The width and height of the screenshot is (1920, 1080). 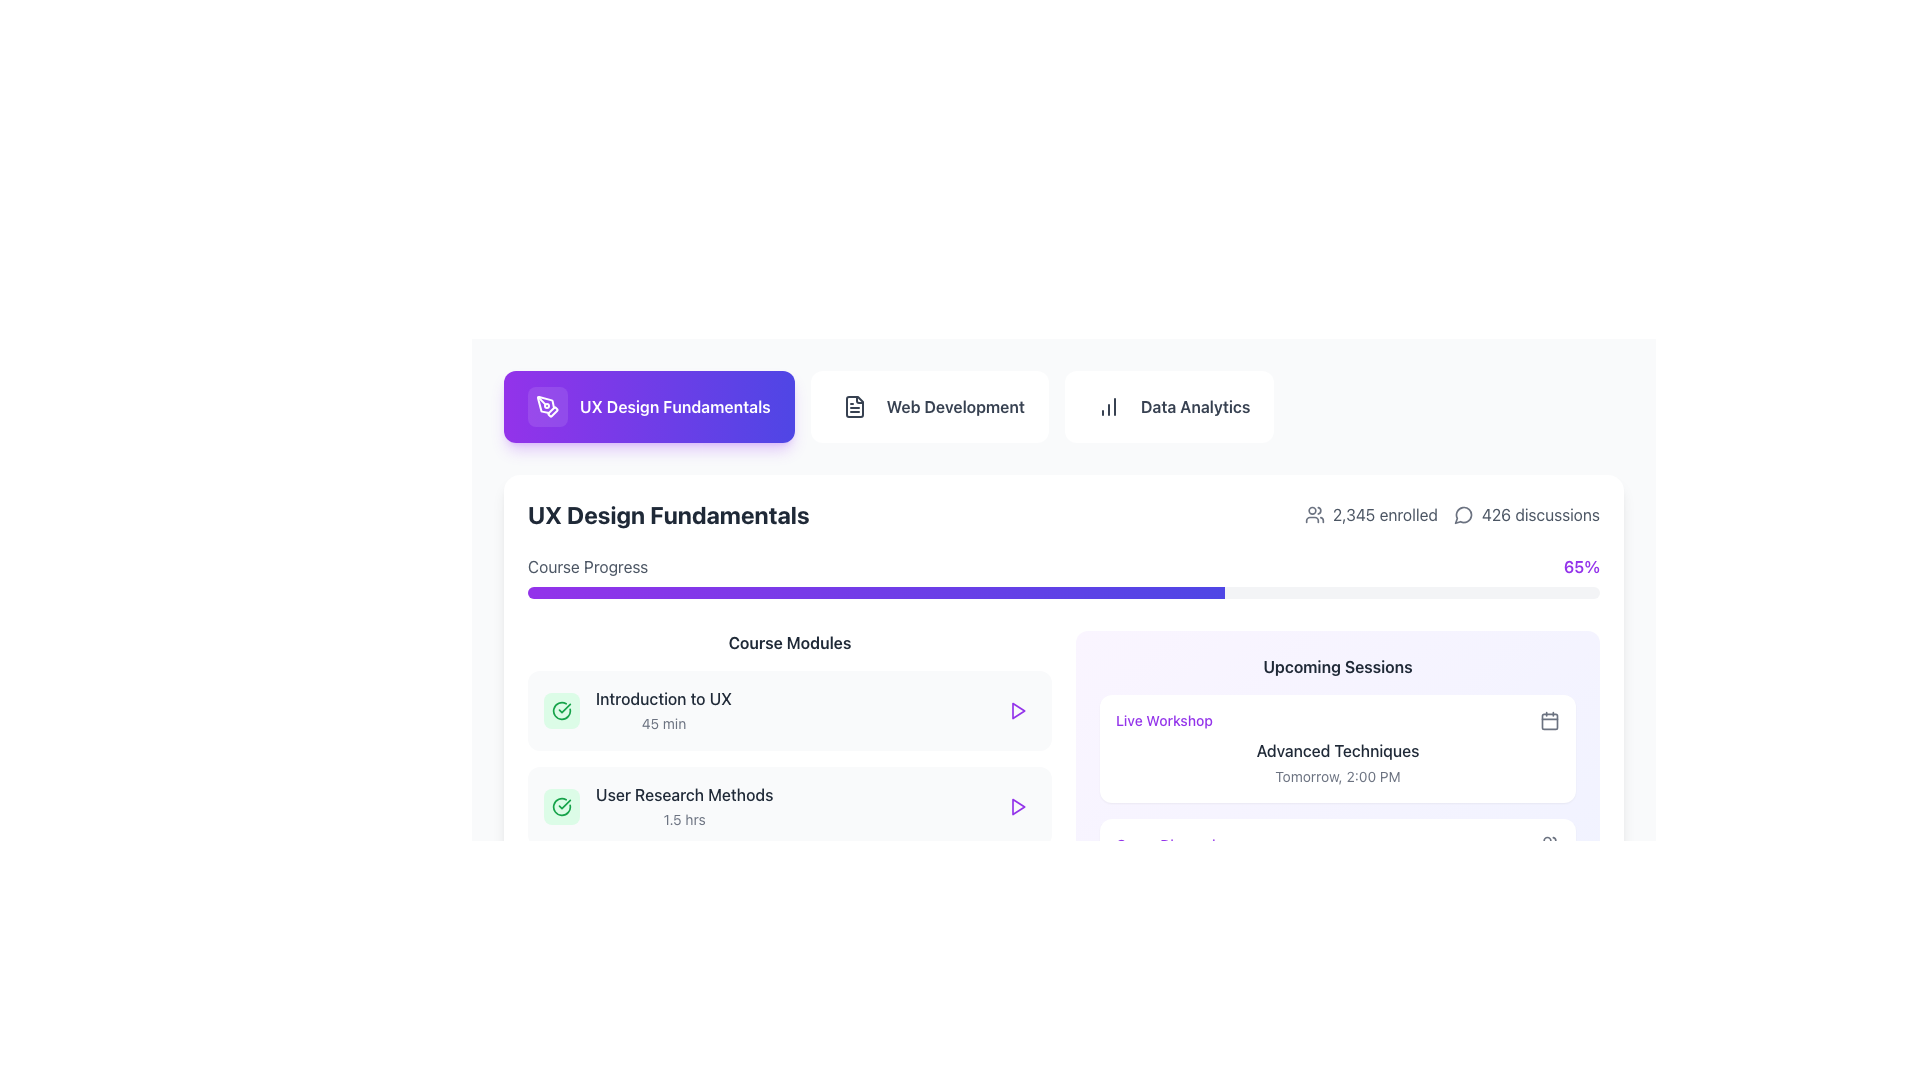 What do you see at coordinates (1384, 514) in the screenshot?
I see `the static text displaying the number of individuals enrolled in a specific course, located to the right of the users icon` at bounding box center [1384, 514].